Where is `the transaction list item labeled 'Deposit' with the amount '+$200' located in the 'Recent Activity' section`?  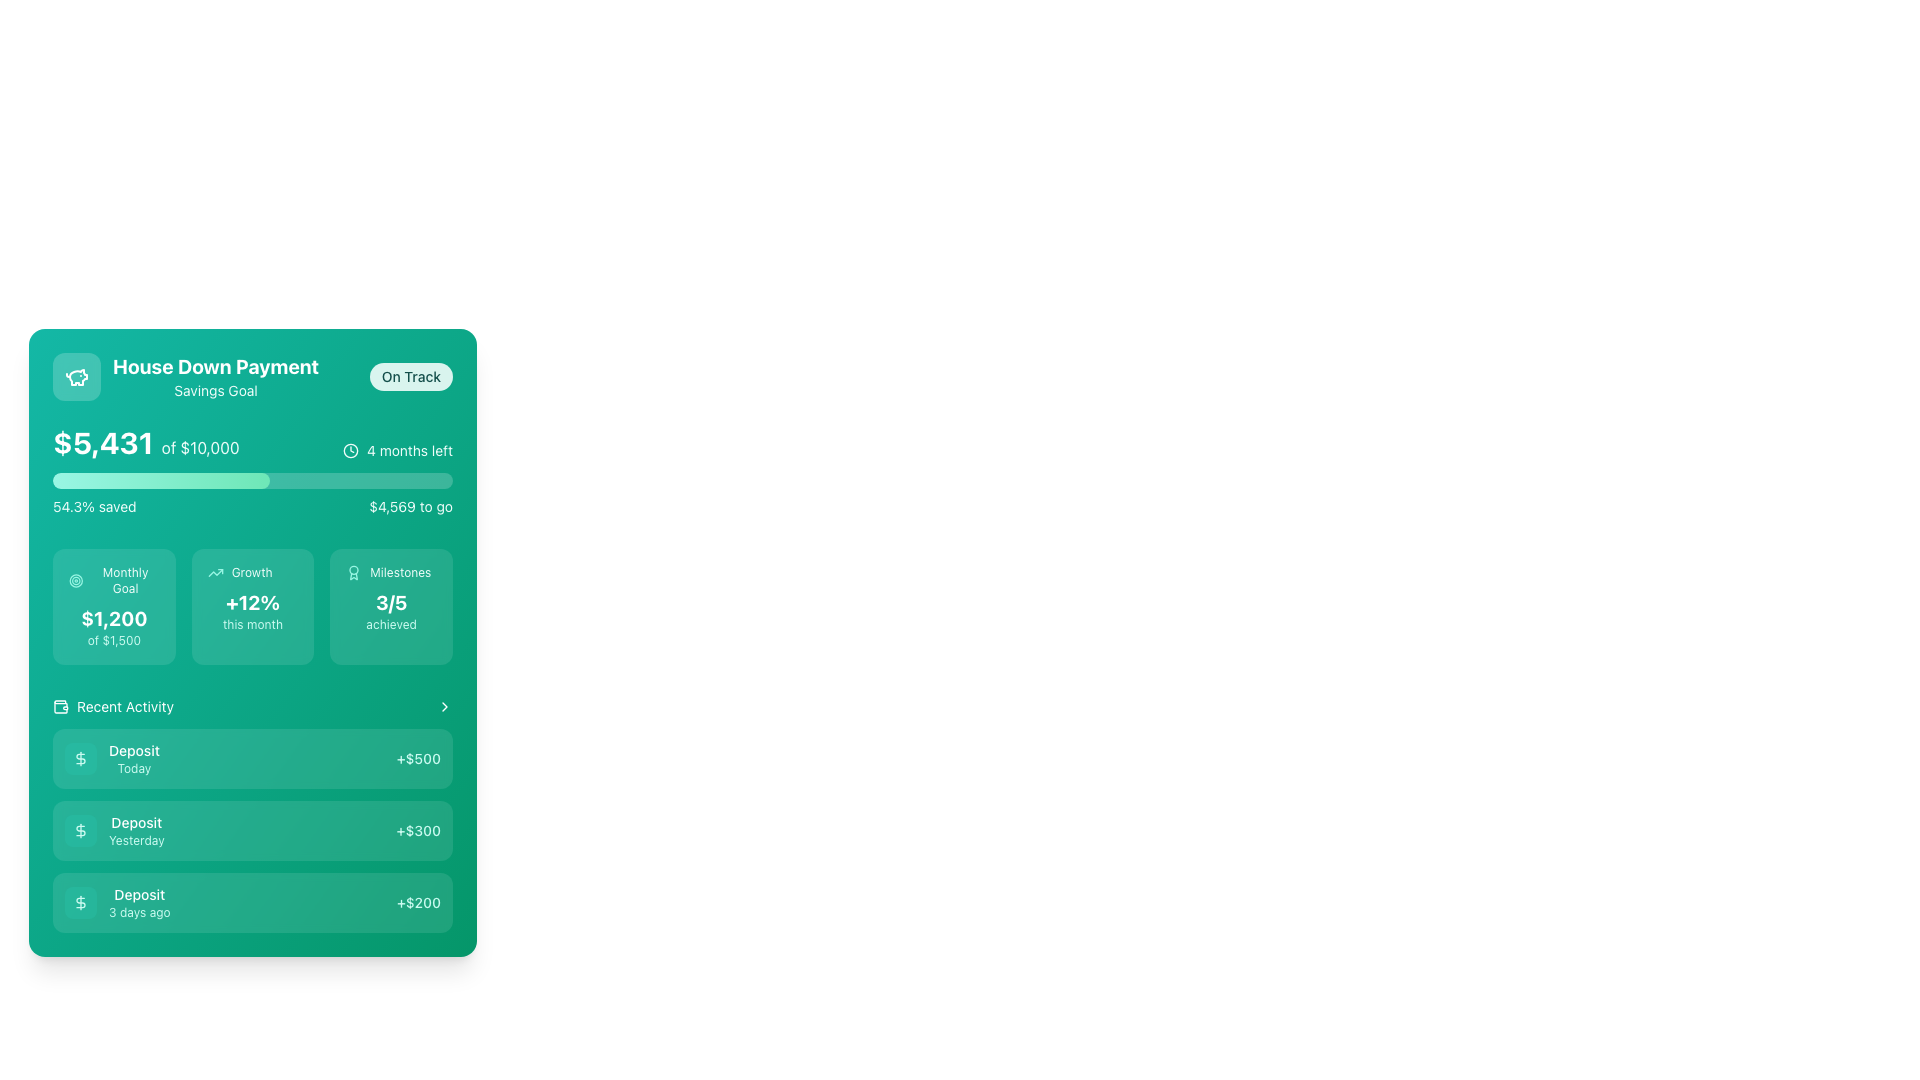
the transaction list item labeled 'Deposit' with the amount '+$200' located in the 'Recent Activity' section is located at coordinates (252, 902).